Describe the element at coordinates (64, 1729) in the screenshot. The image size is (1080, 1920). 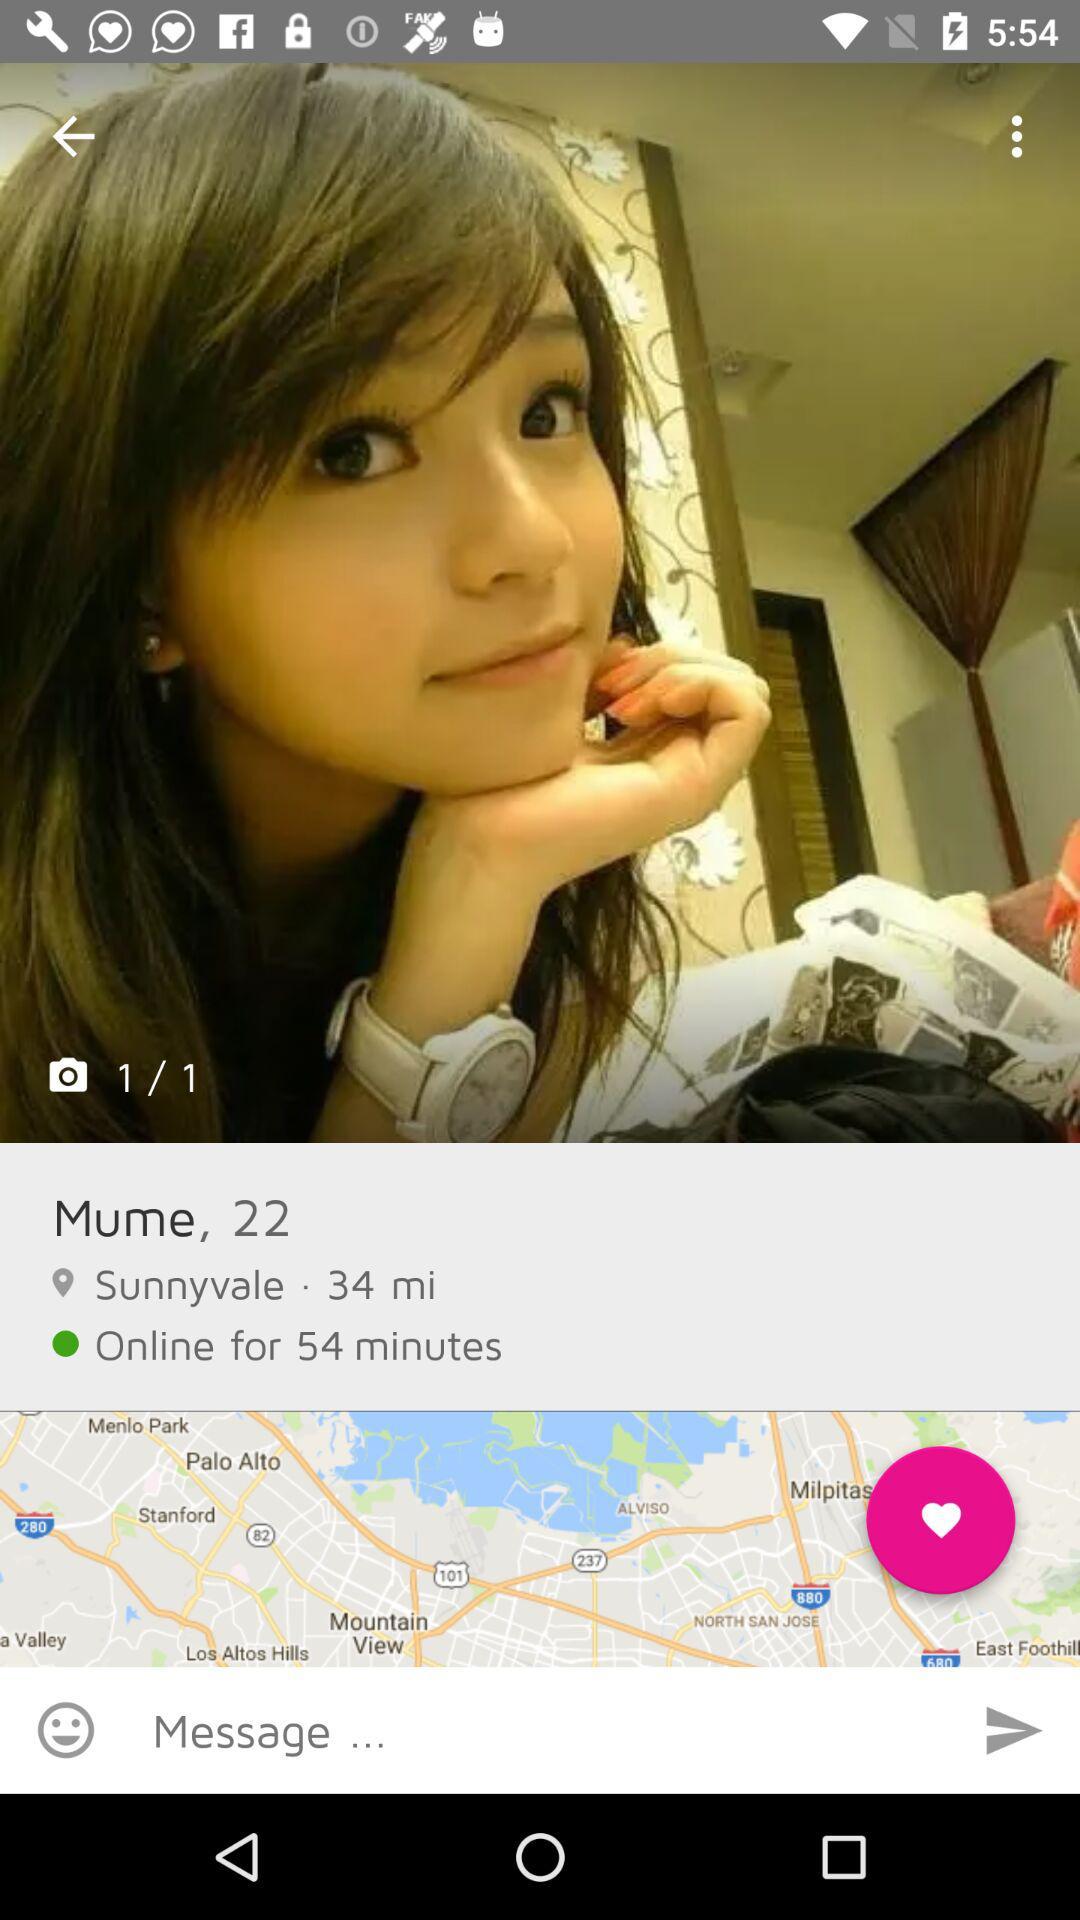
I see `emoji` at that location.